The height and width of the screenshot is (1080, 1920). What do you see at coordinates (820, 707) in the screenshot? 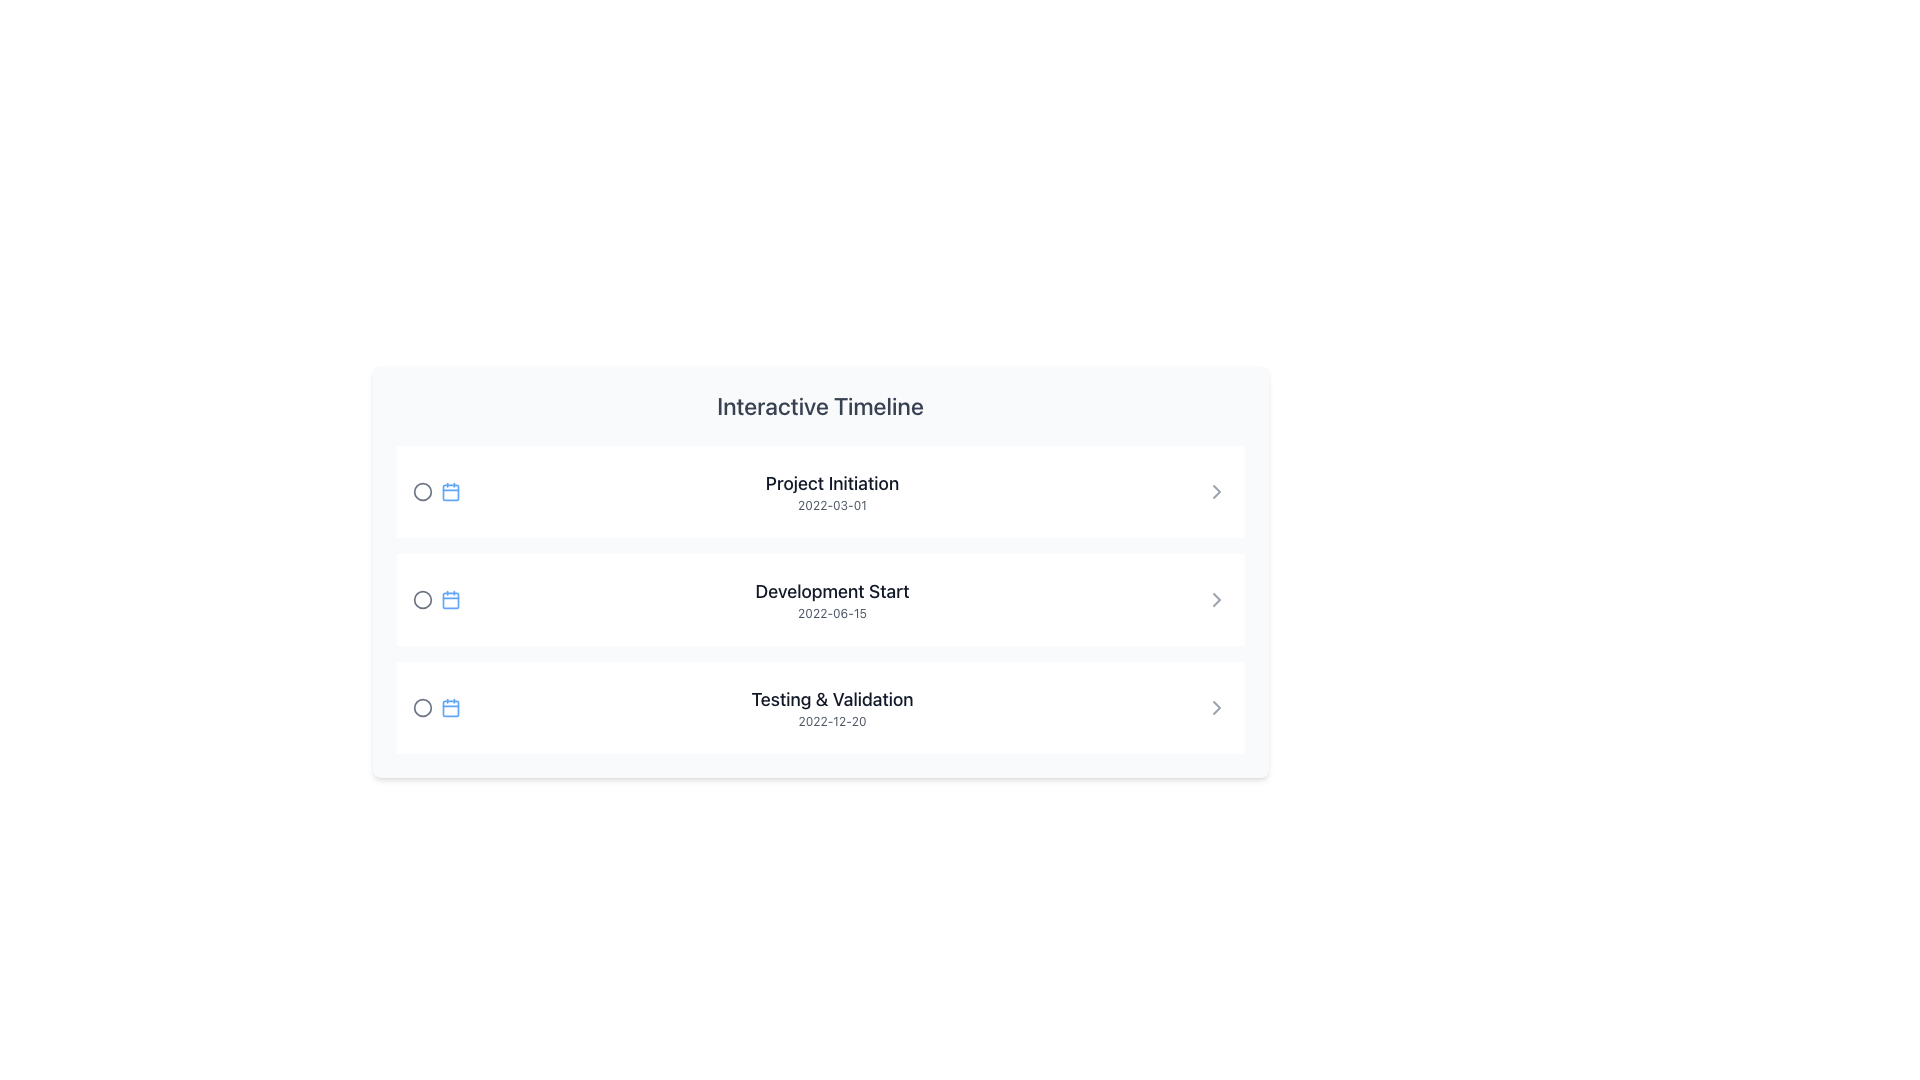
I see `the 'Testing & Validation' stage element in the interactive timeline, which is the third item in the list, positioned between 'Development Start' and the scrollbar` at bounding box center [820, 707].